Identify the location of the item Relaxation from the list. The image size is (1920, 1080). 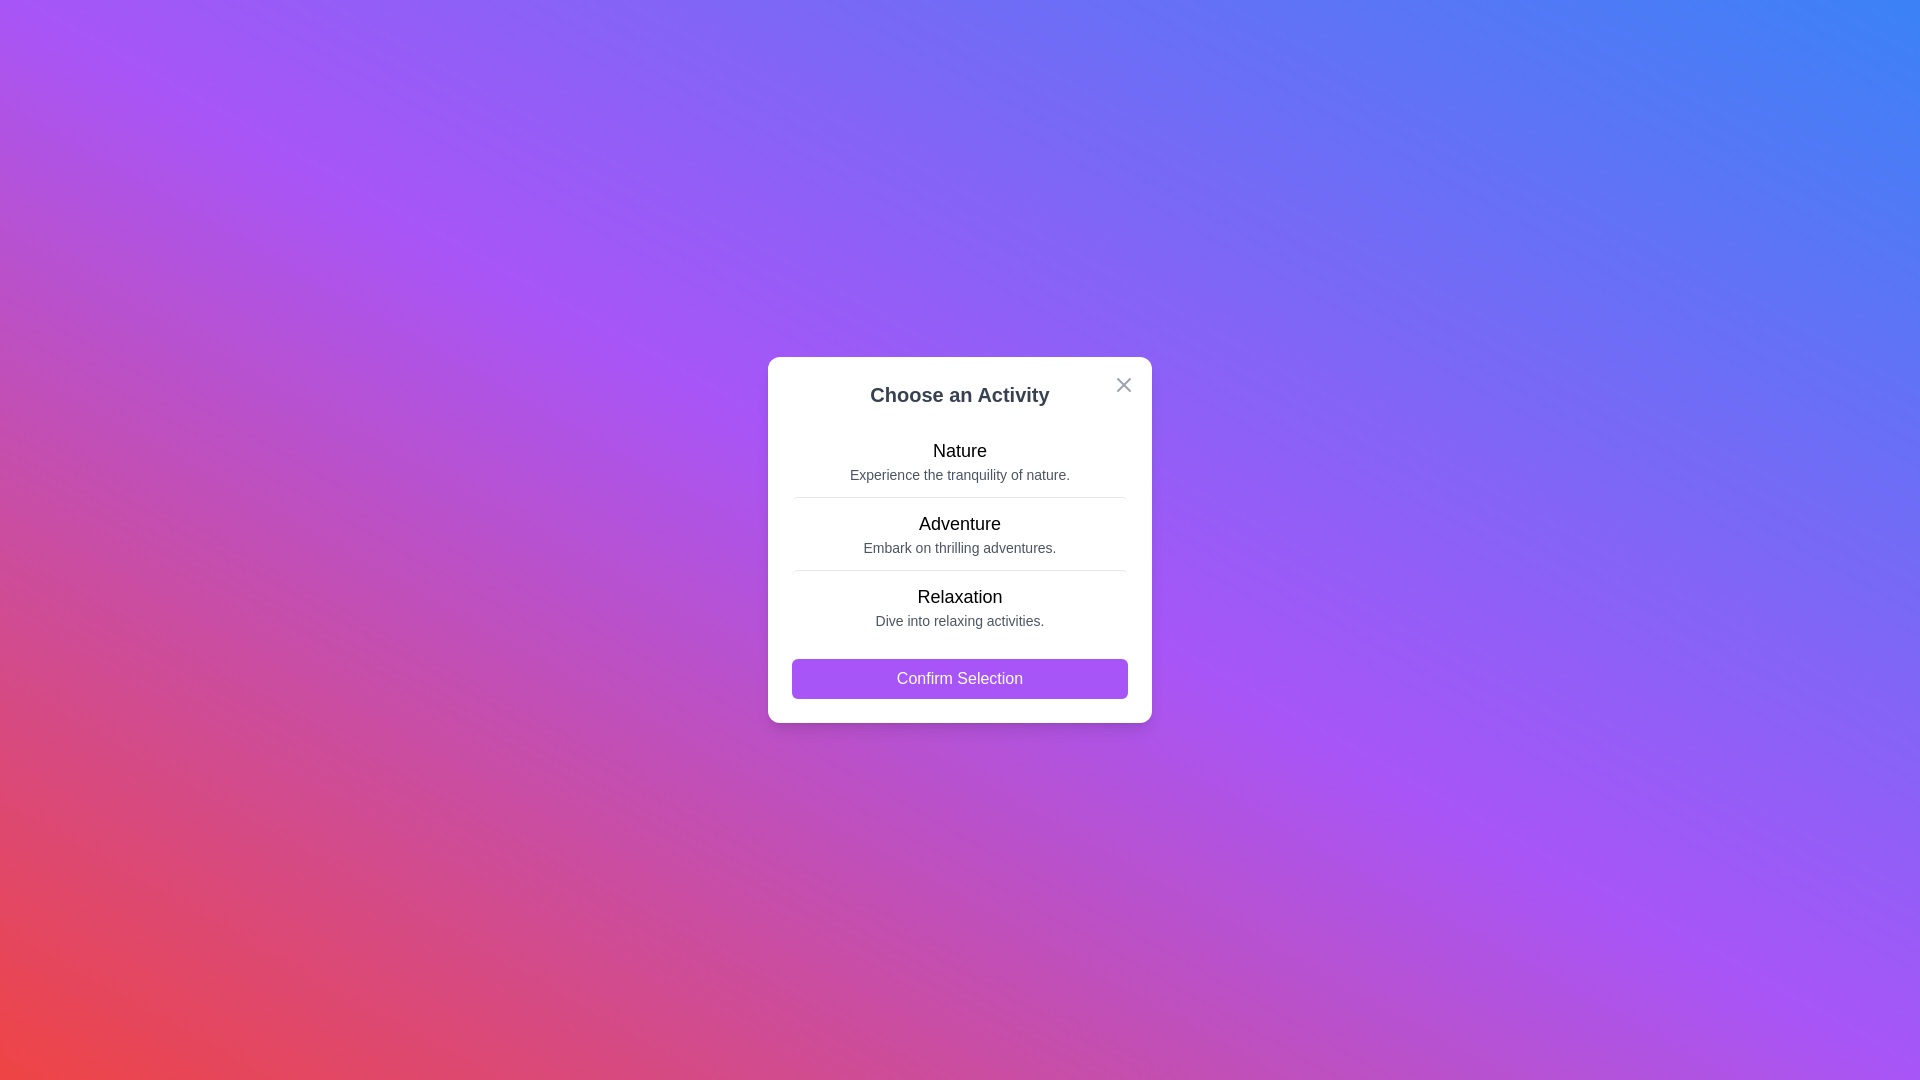
(960, 604).